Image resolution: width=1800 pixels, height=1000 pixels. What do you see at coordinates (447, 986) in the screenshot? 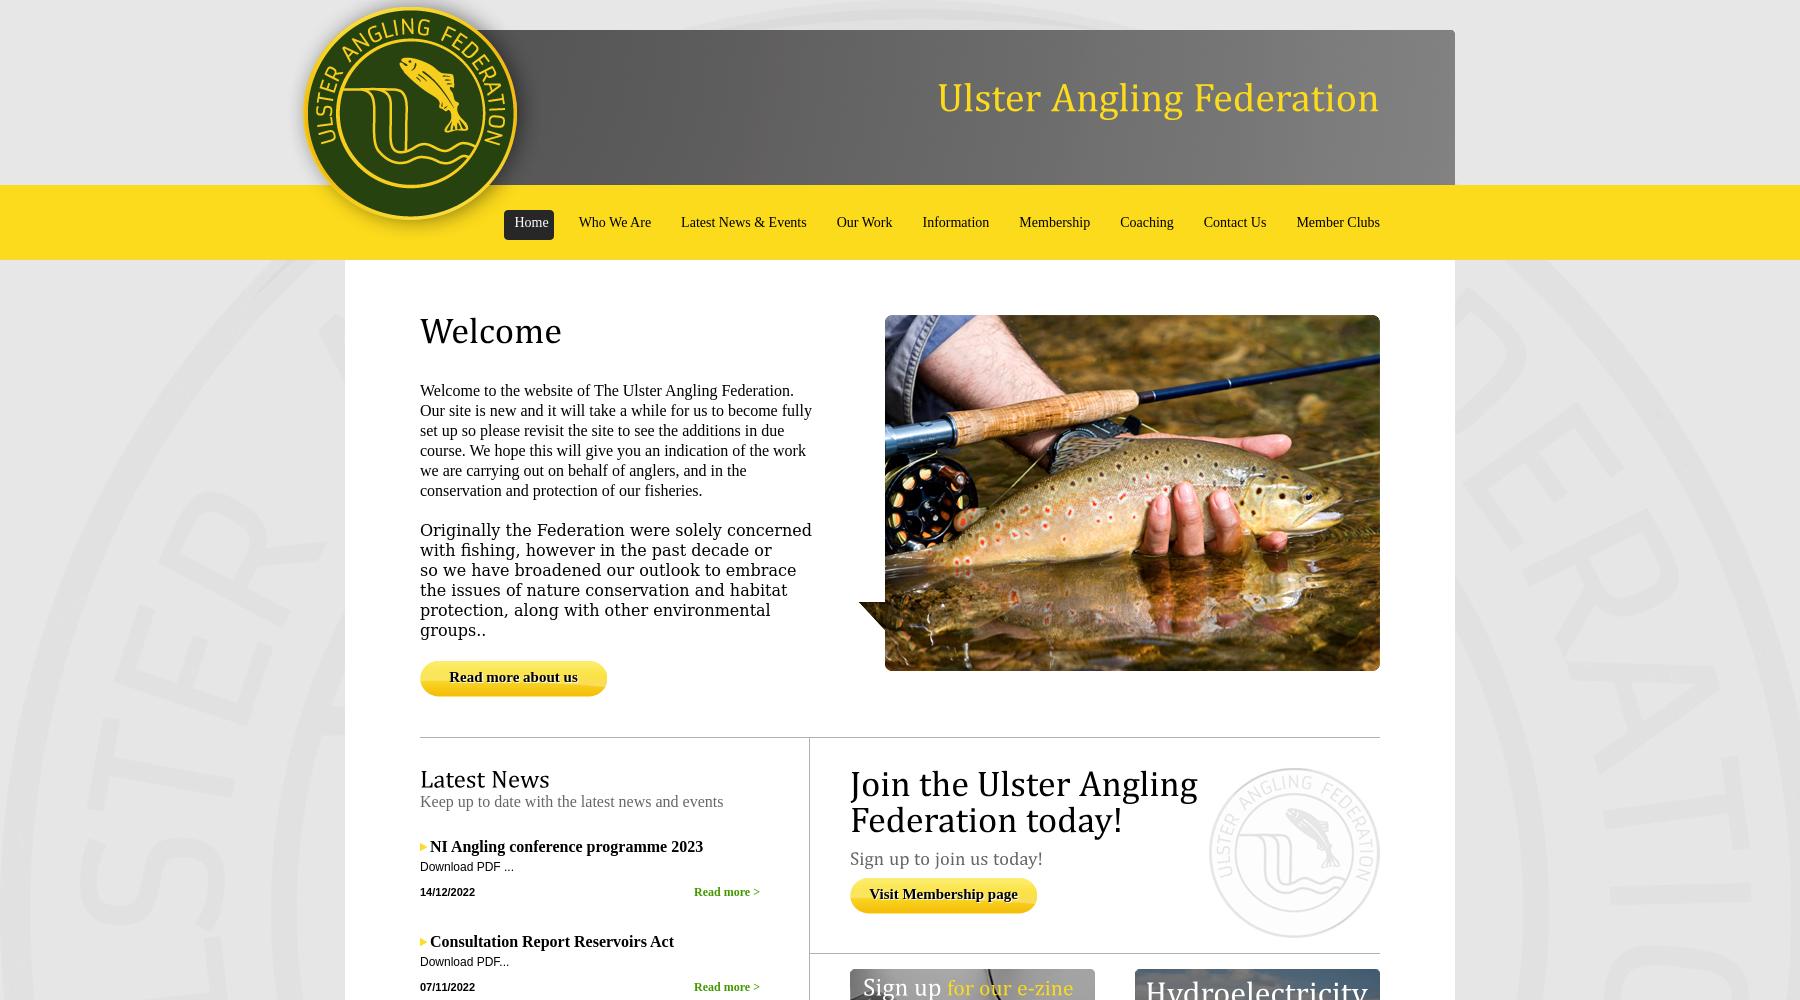
I see `'07/11/2022'` at bounding box center [447, 986].